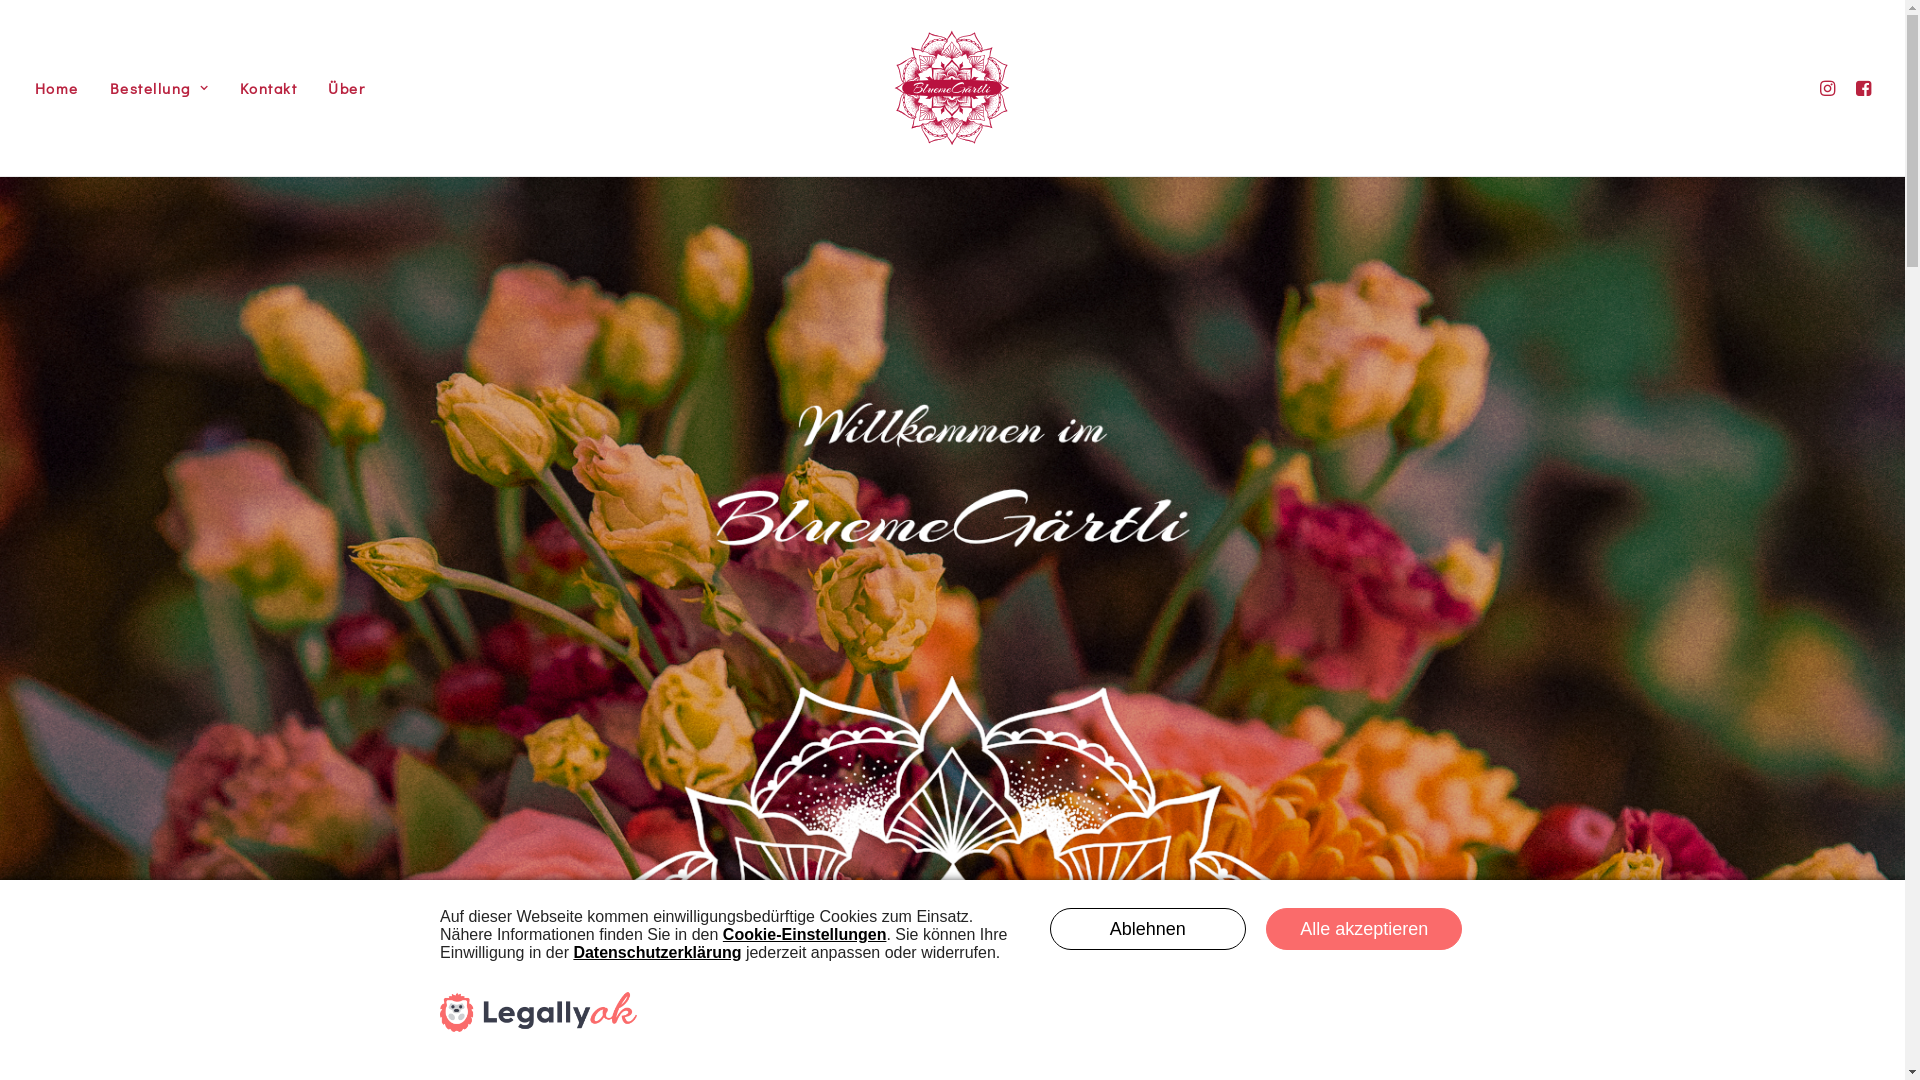 Image resolution: width=1920 pixels, height=1080 pixels. Describe the element at coordinates (62, 87) in the screenshot. I see `'Home'` at that location.